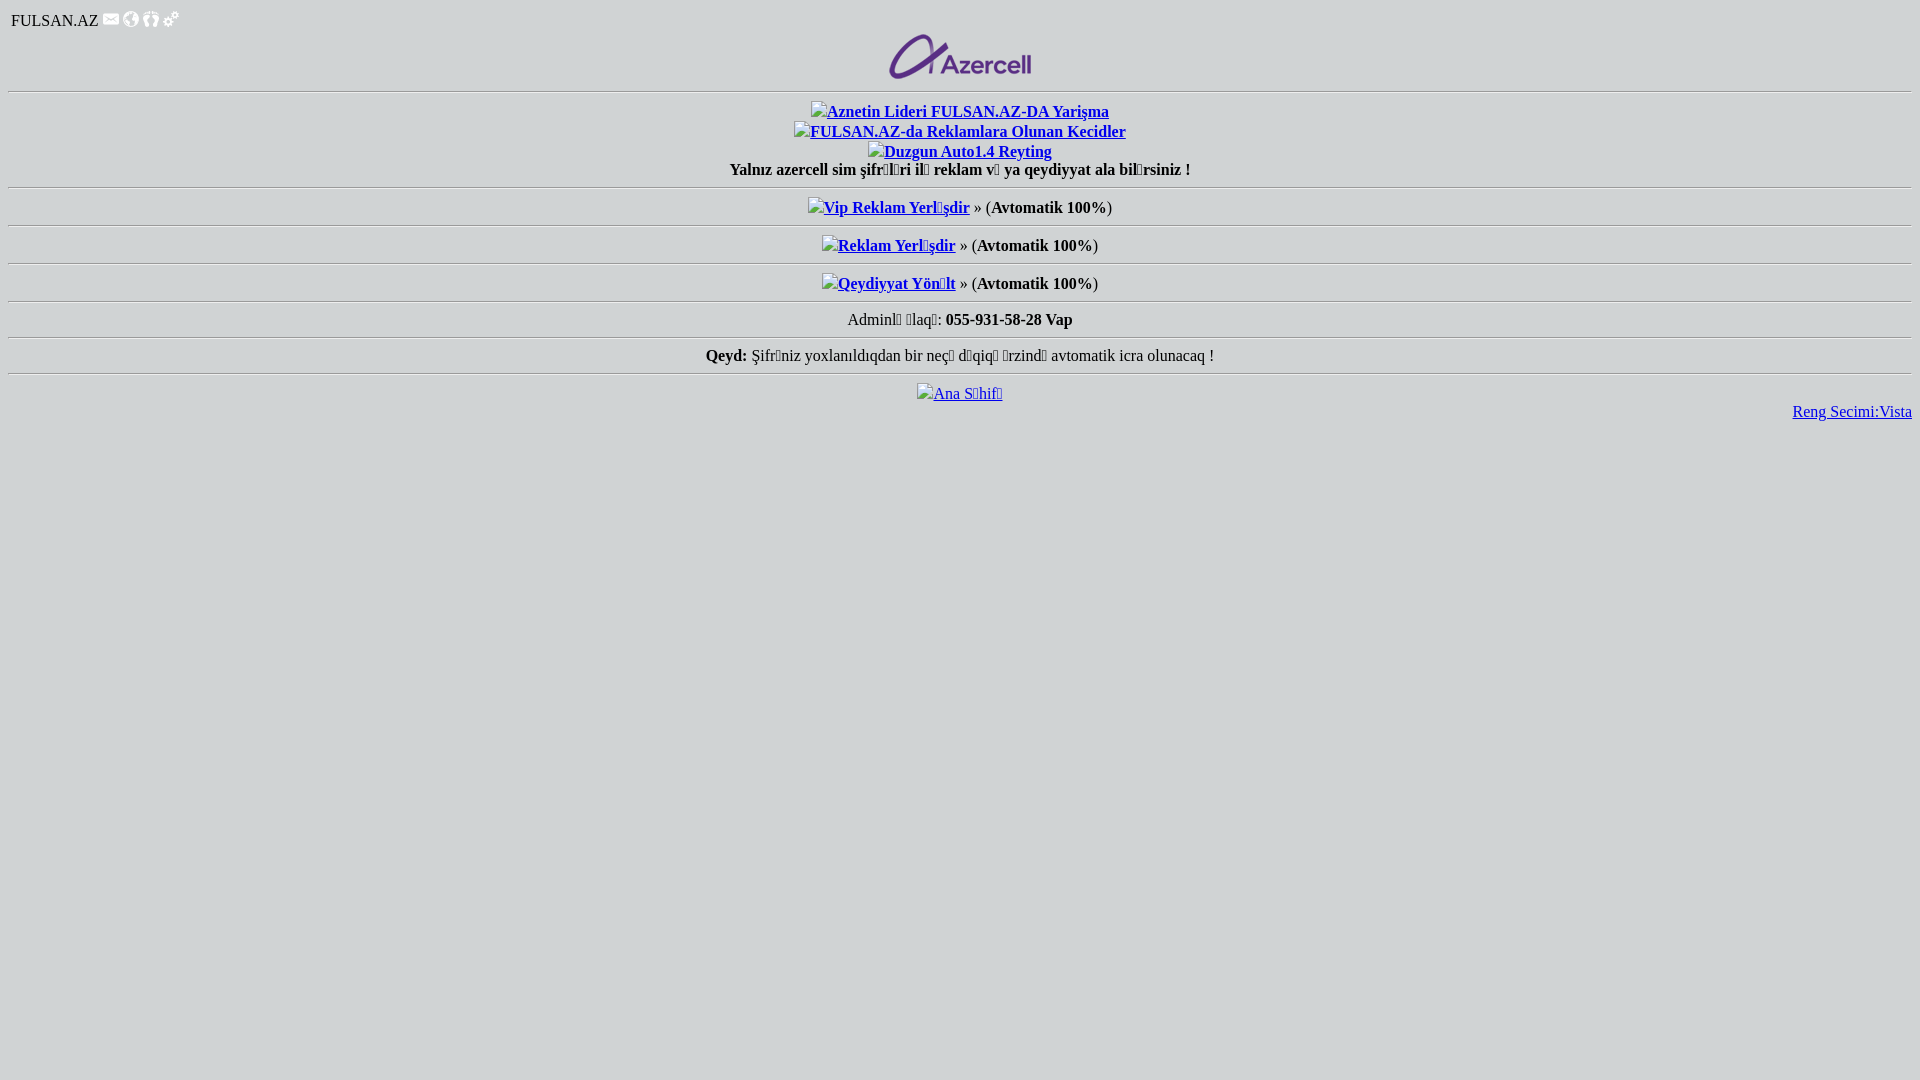 This screenshot has height=1080, width=1920. Describe the element at coordinates (101, 21) in the screenshot. I see `'Mesajlar'` at that location.